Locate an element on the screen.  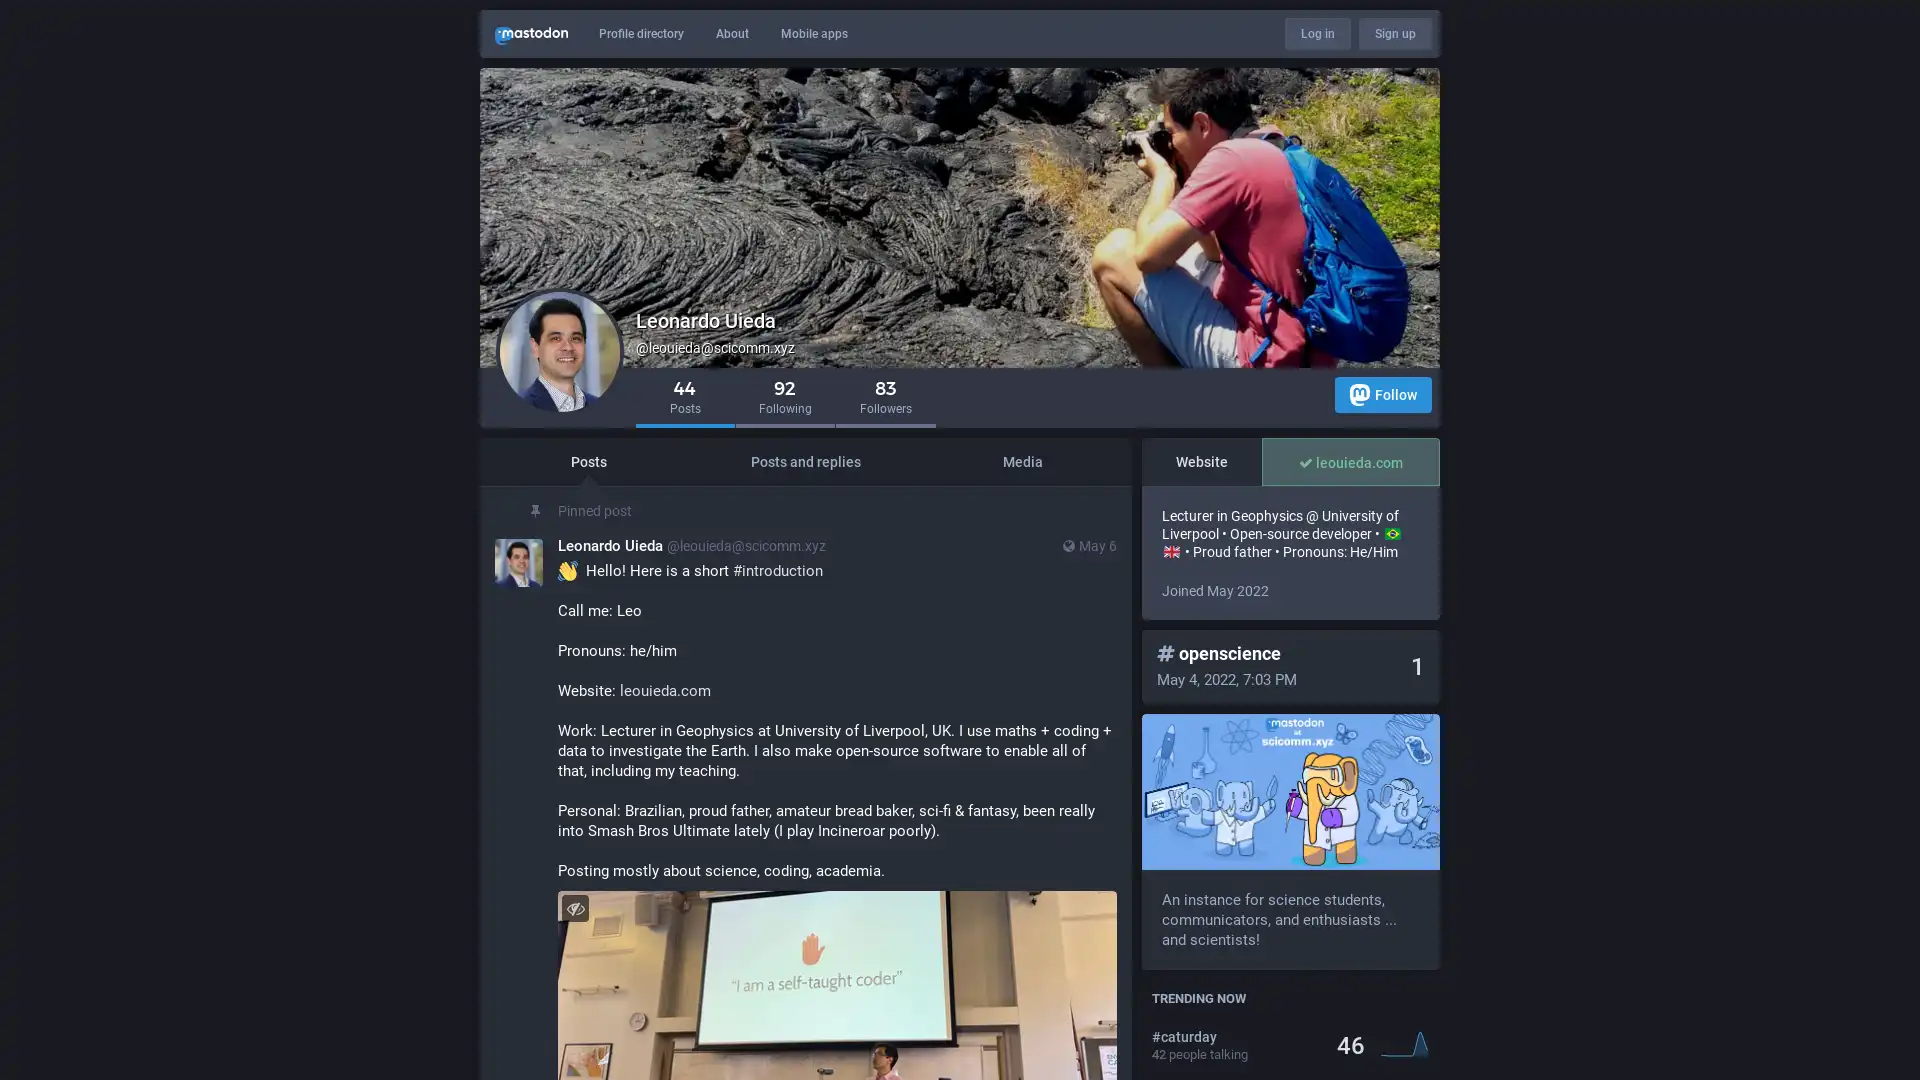
Hide image is located at coordinates (574, 908).